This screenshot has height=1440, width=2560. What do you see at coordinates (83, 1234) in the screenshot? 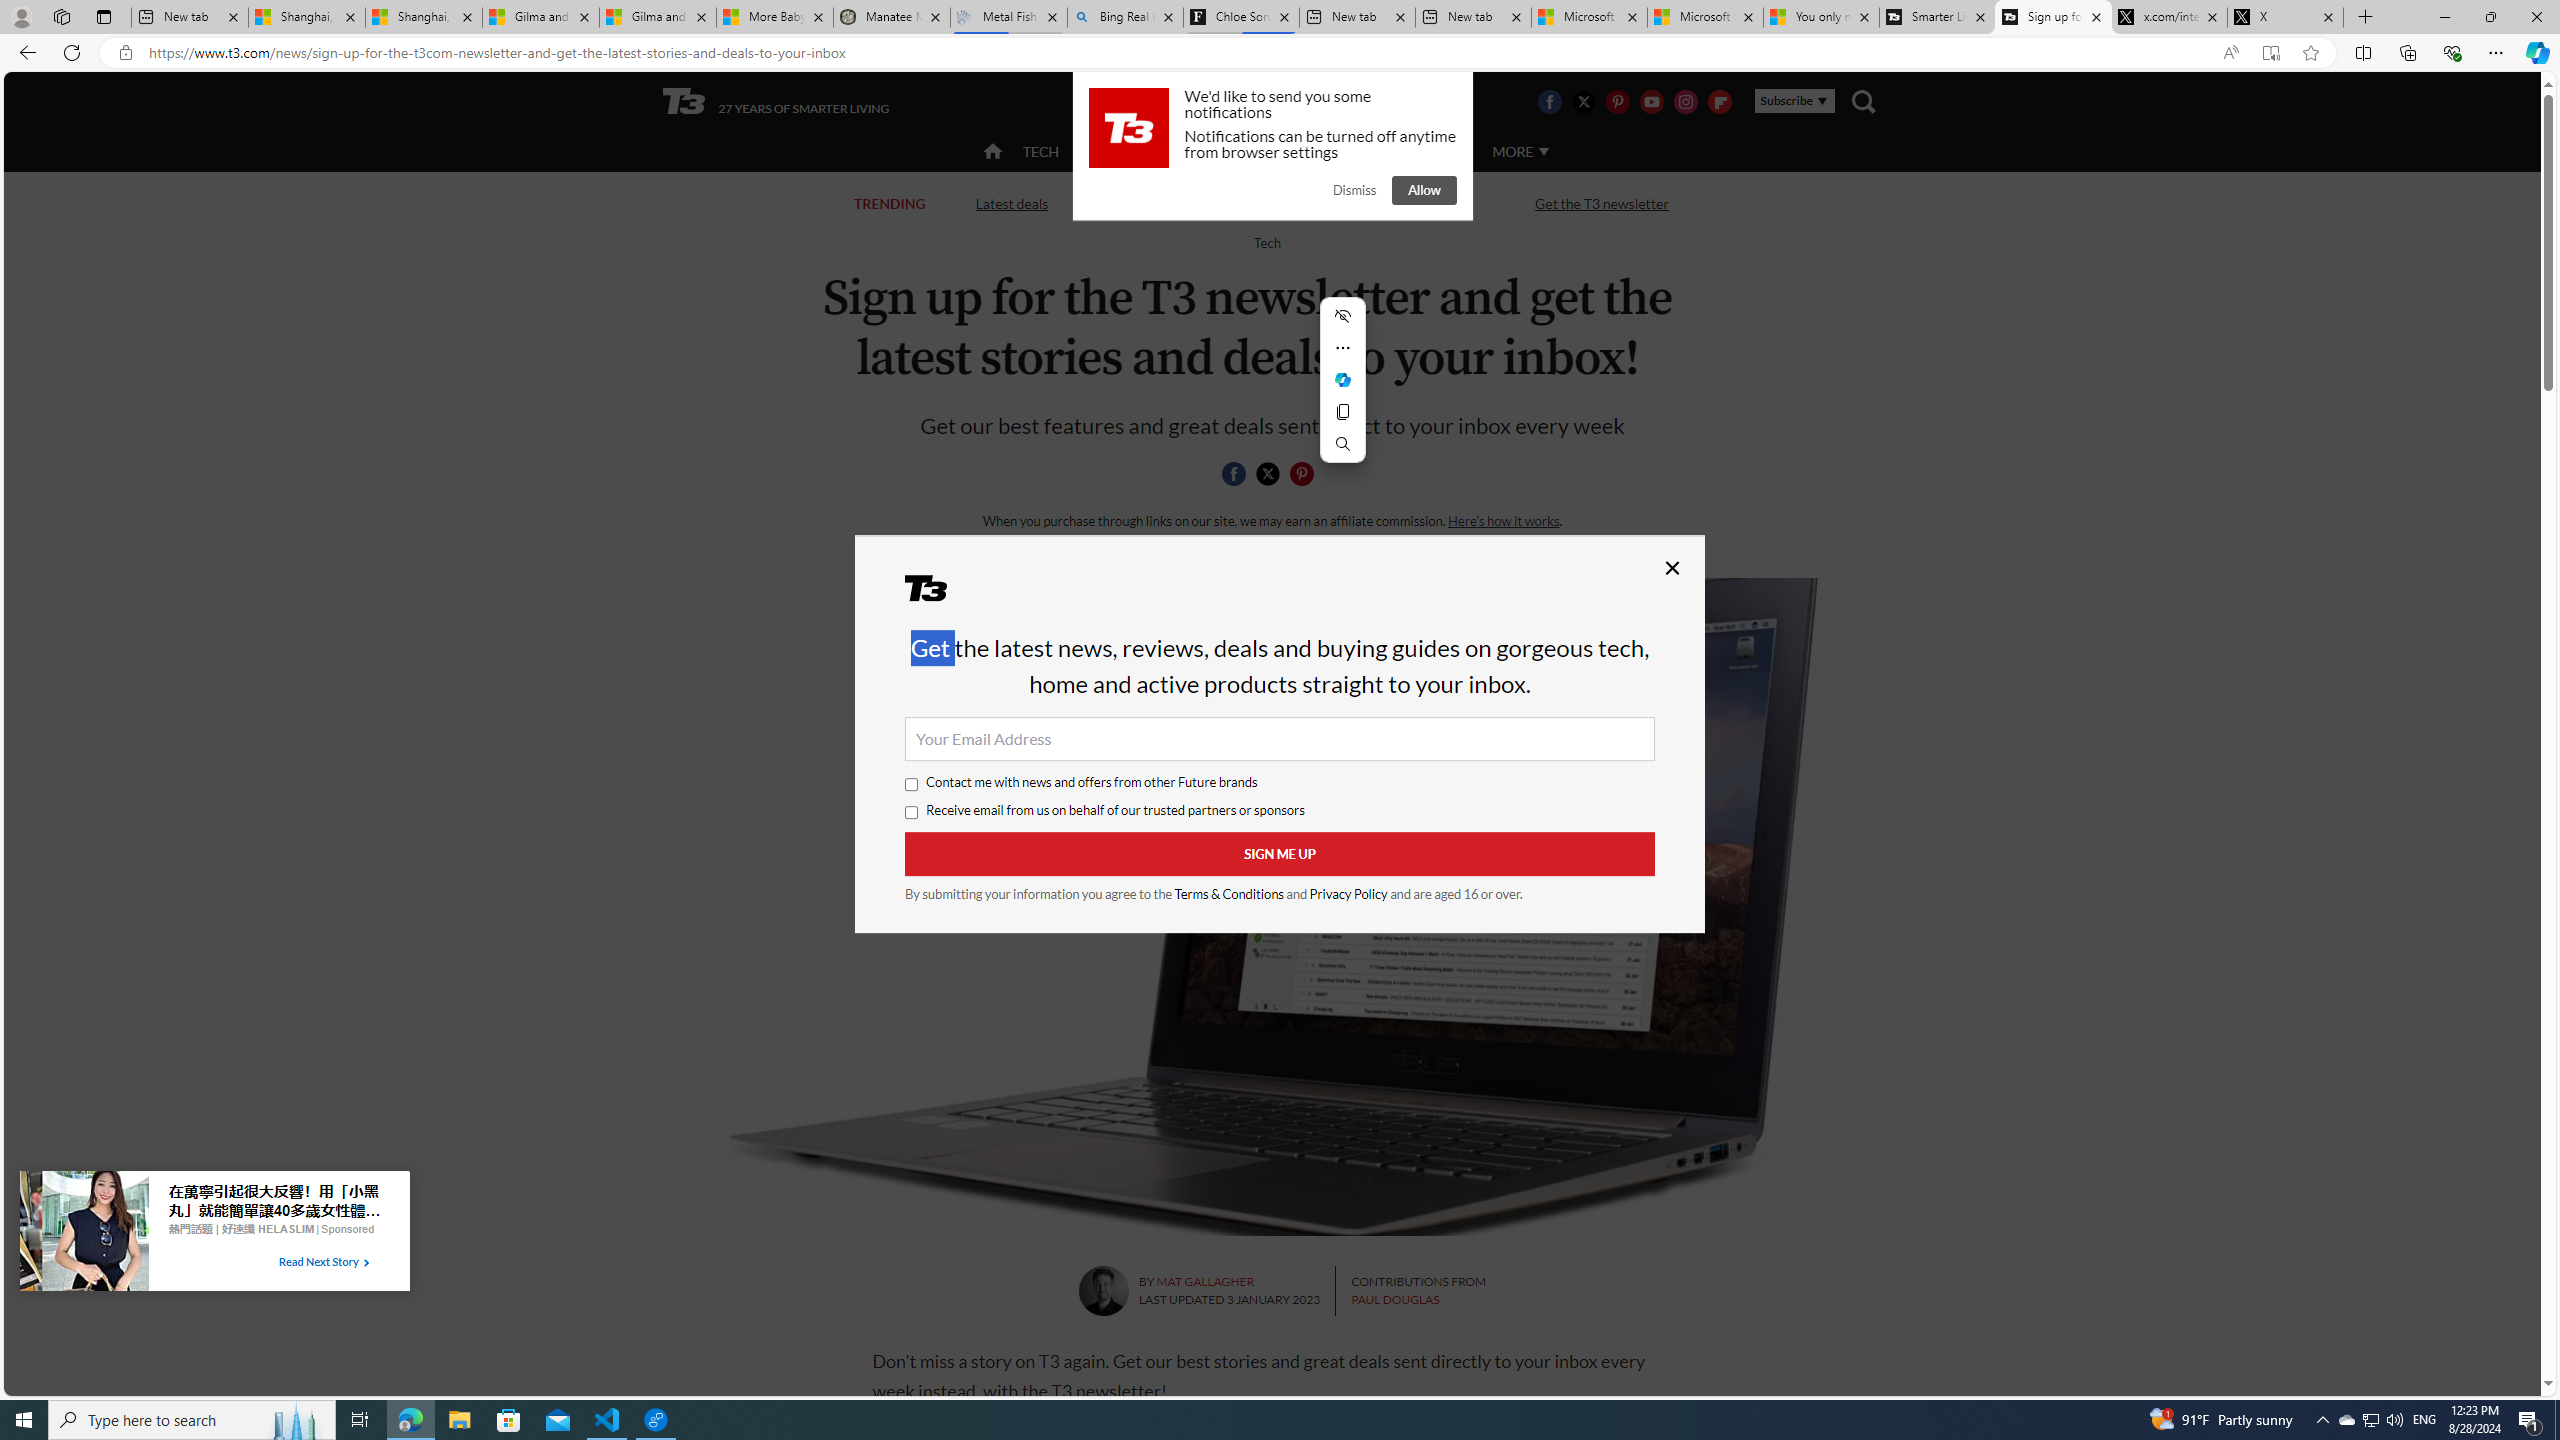
I see `'Image for Taboola Advertising Unit'` at bounding box center [83, 1234].